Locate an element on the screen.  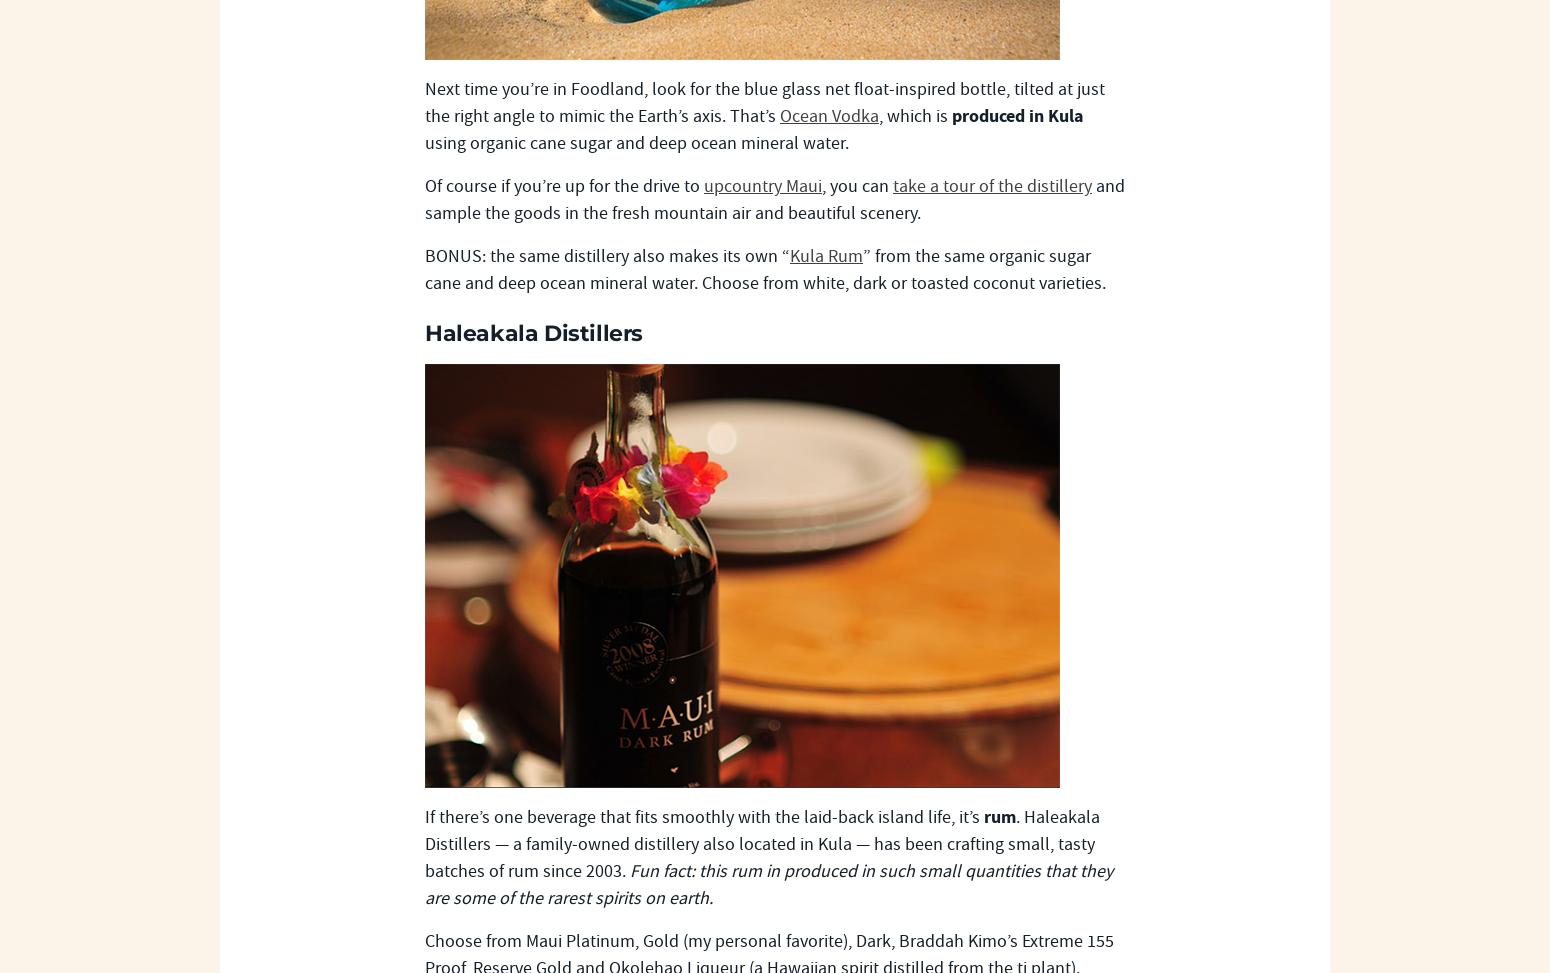
', which is' is located at coordinates (915, 115).